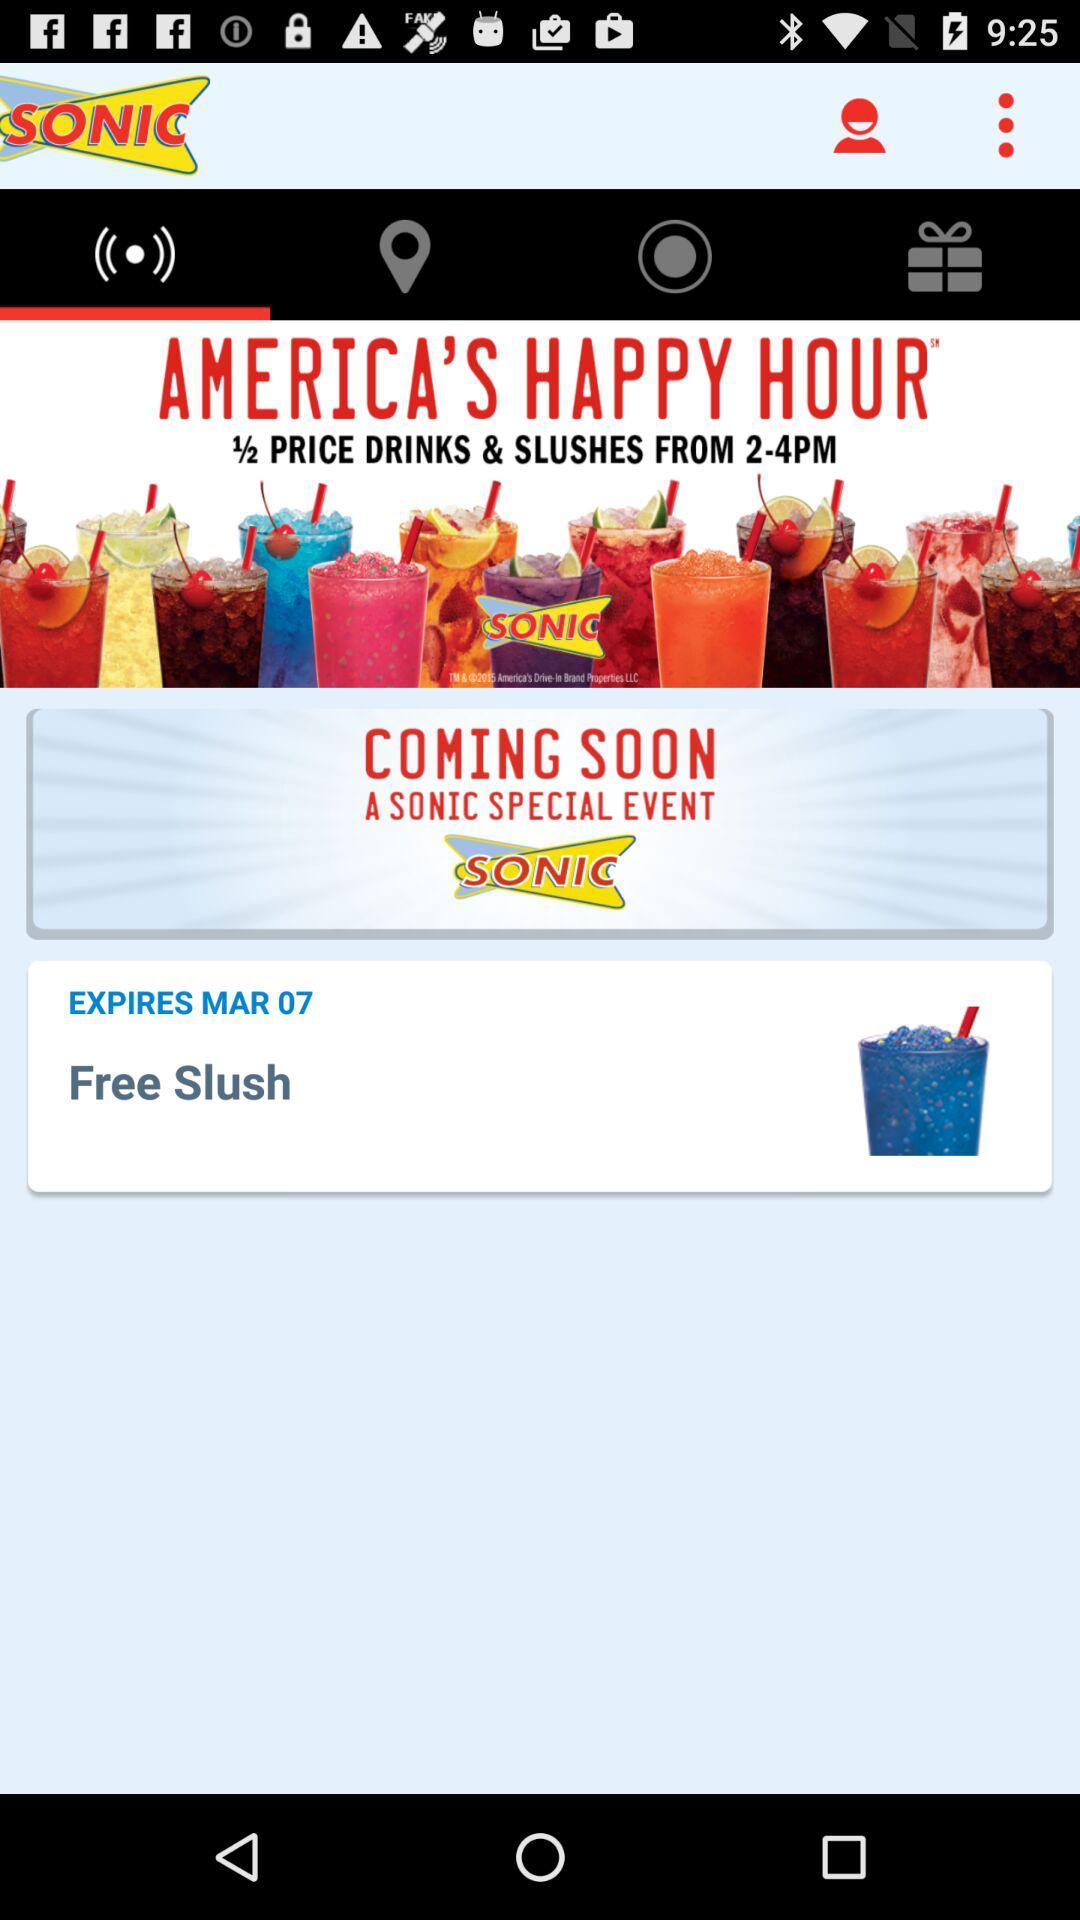  I want to click on the gift icon, so click(945, 271).